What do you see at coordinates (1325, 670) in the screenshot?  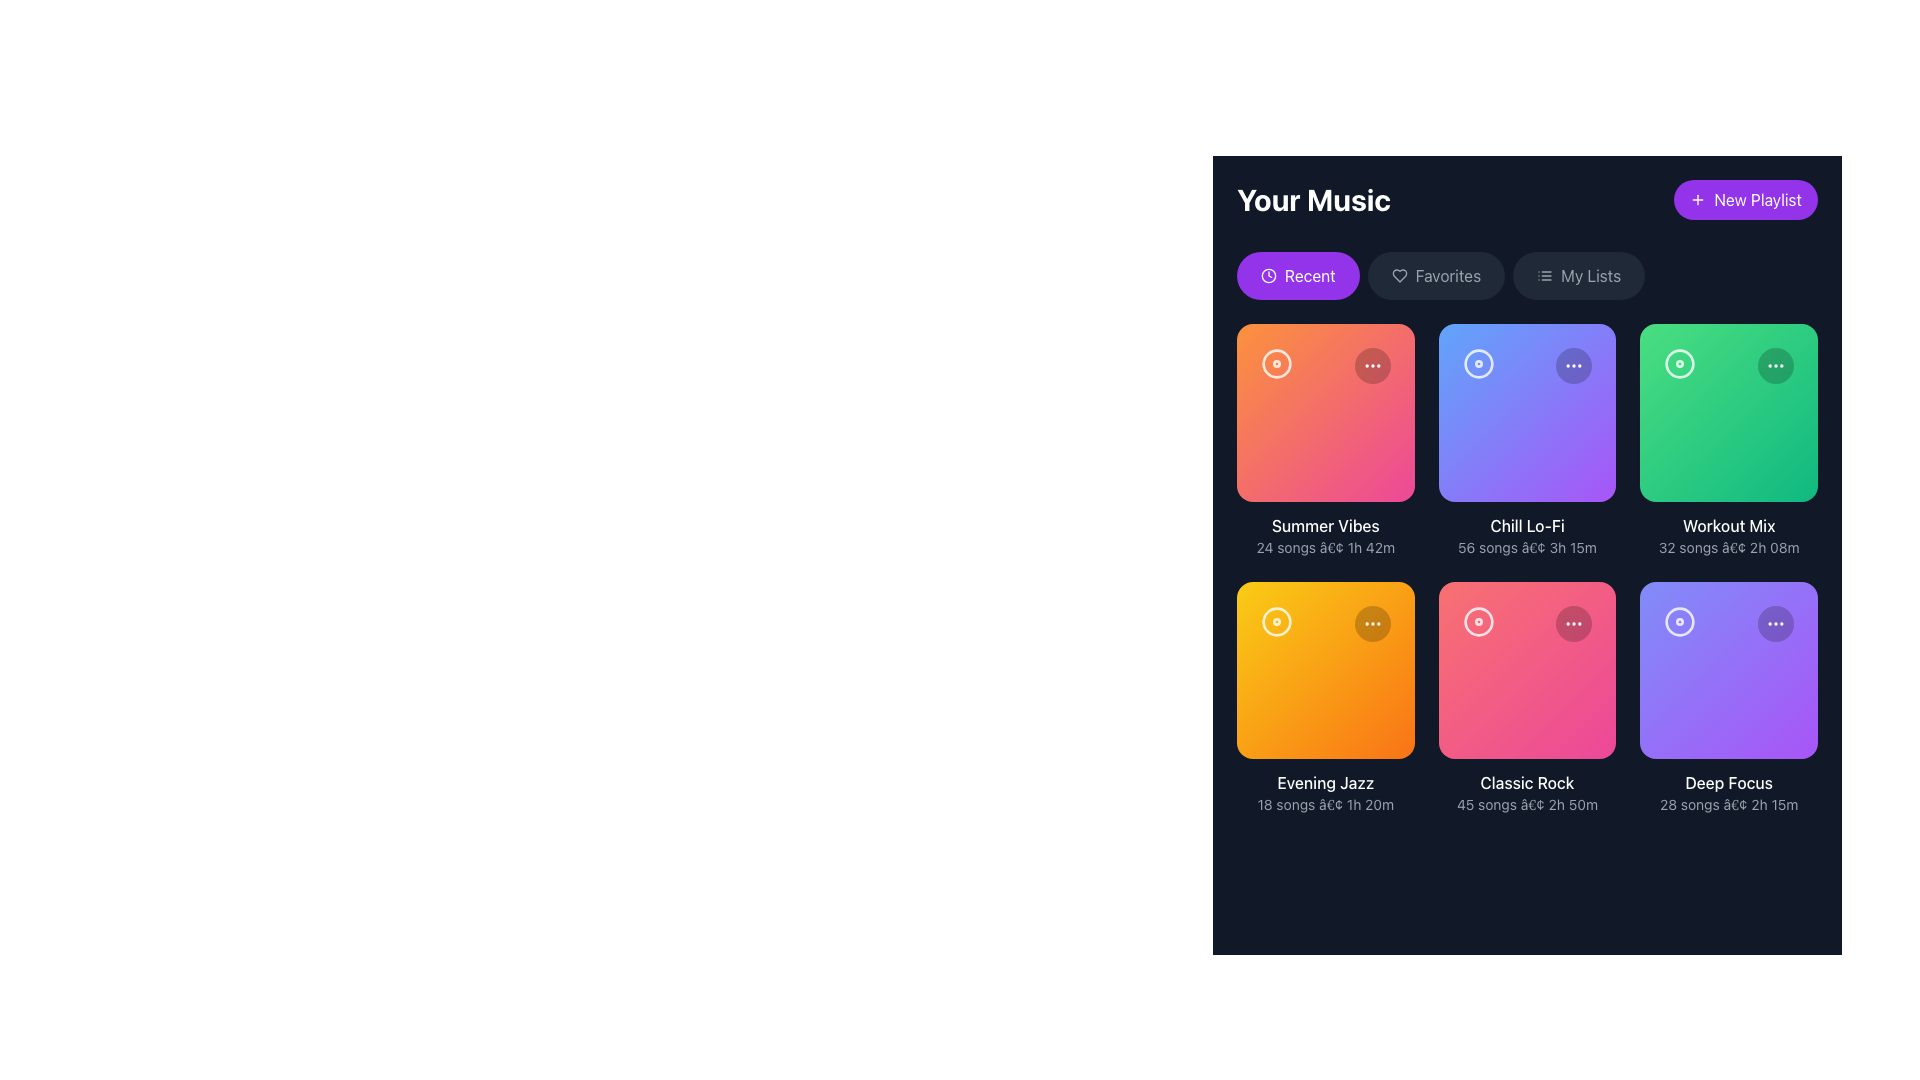 I see `the Image Card located in the bottom-left region of the music UI` at bounding box center [1325, 670].